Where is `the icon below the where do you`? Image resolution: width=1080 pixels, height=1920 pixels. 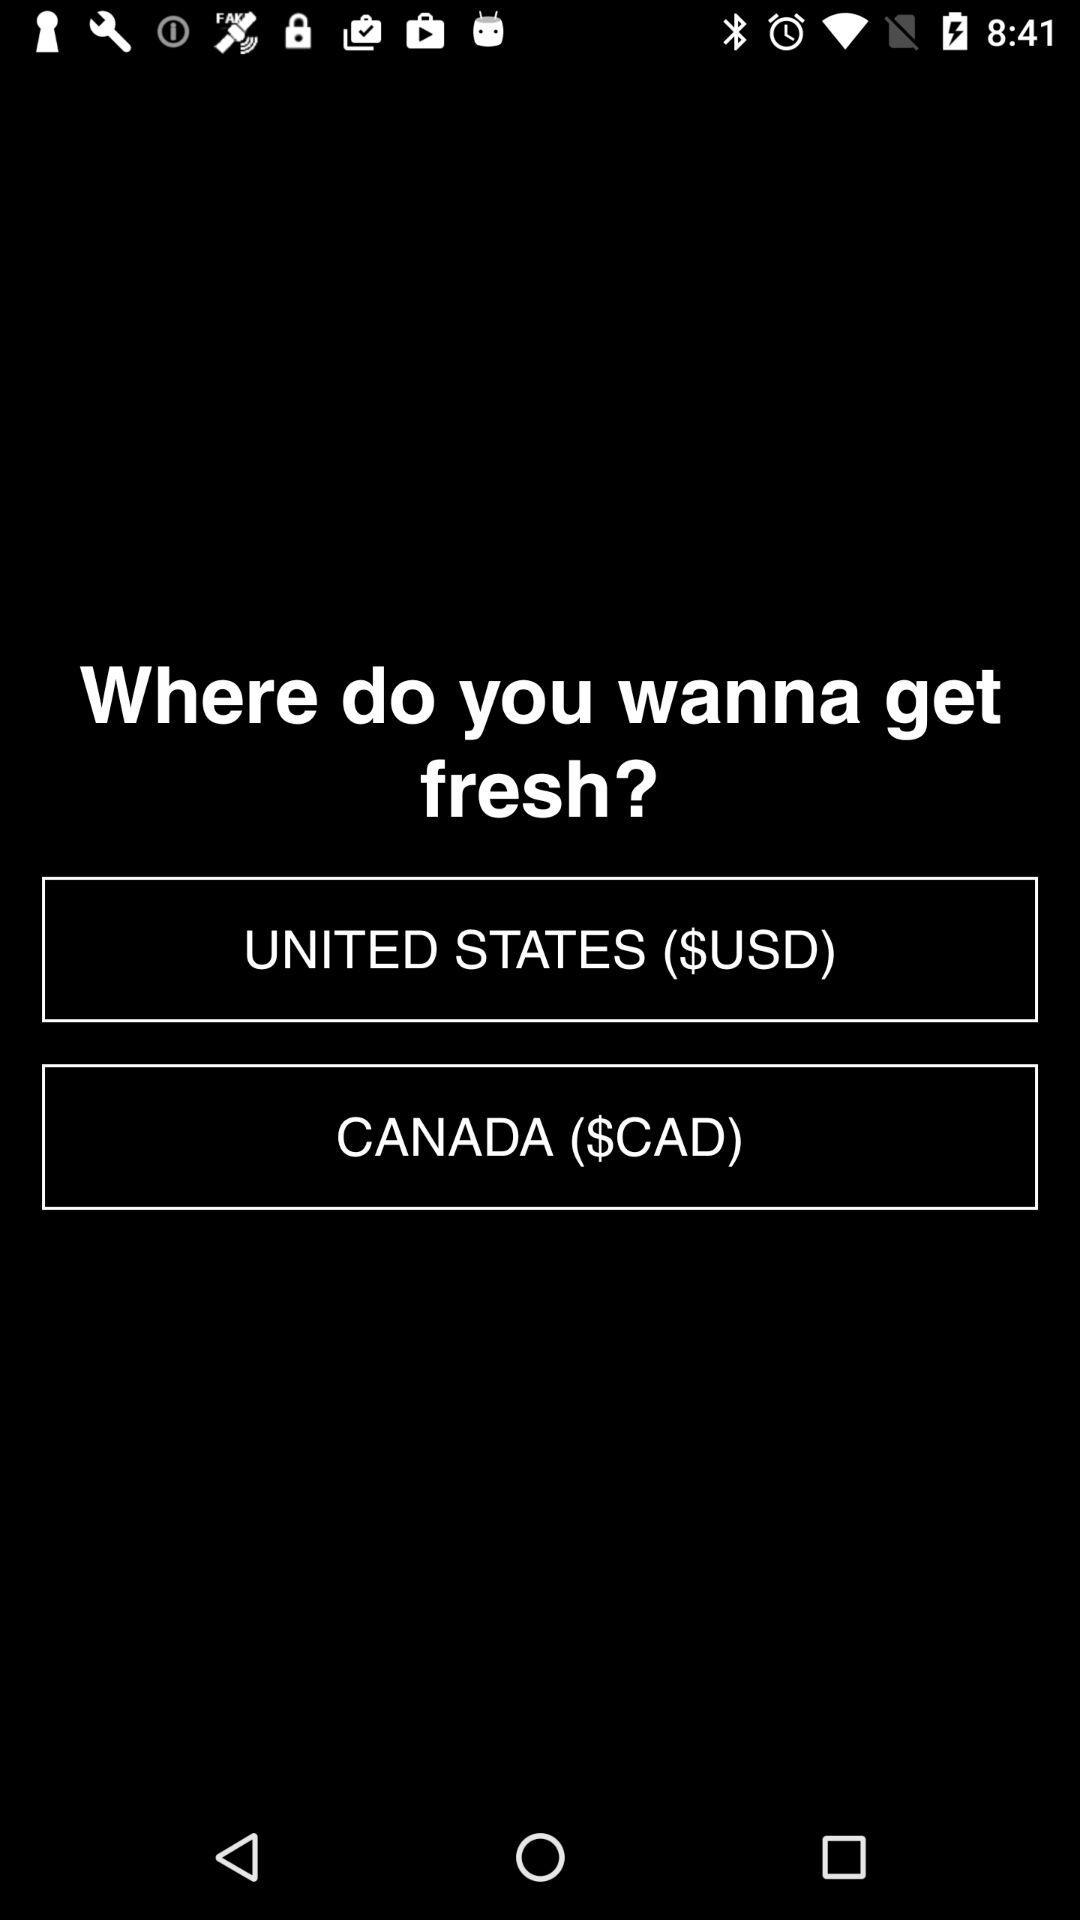 the icon below the where do you is located at coordinates (540, 948).